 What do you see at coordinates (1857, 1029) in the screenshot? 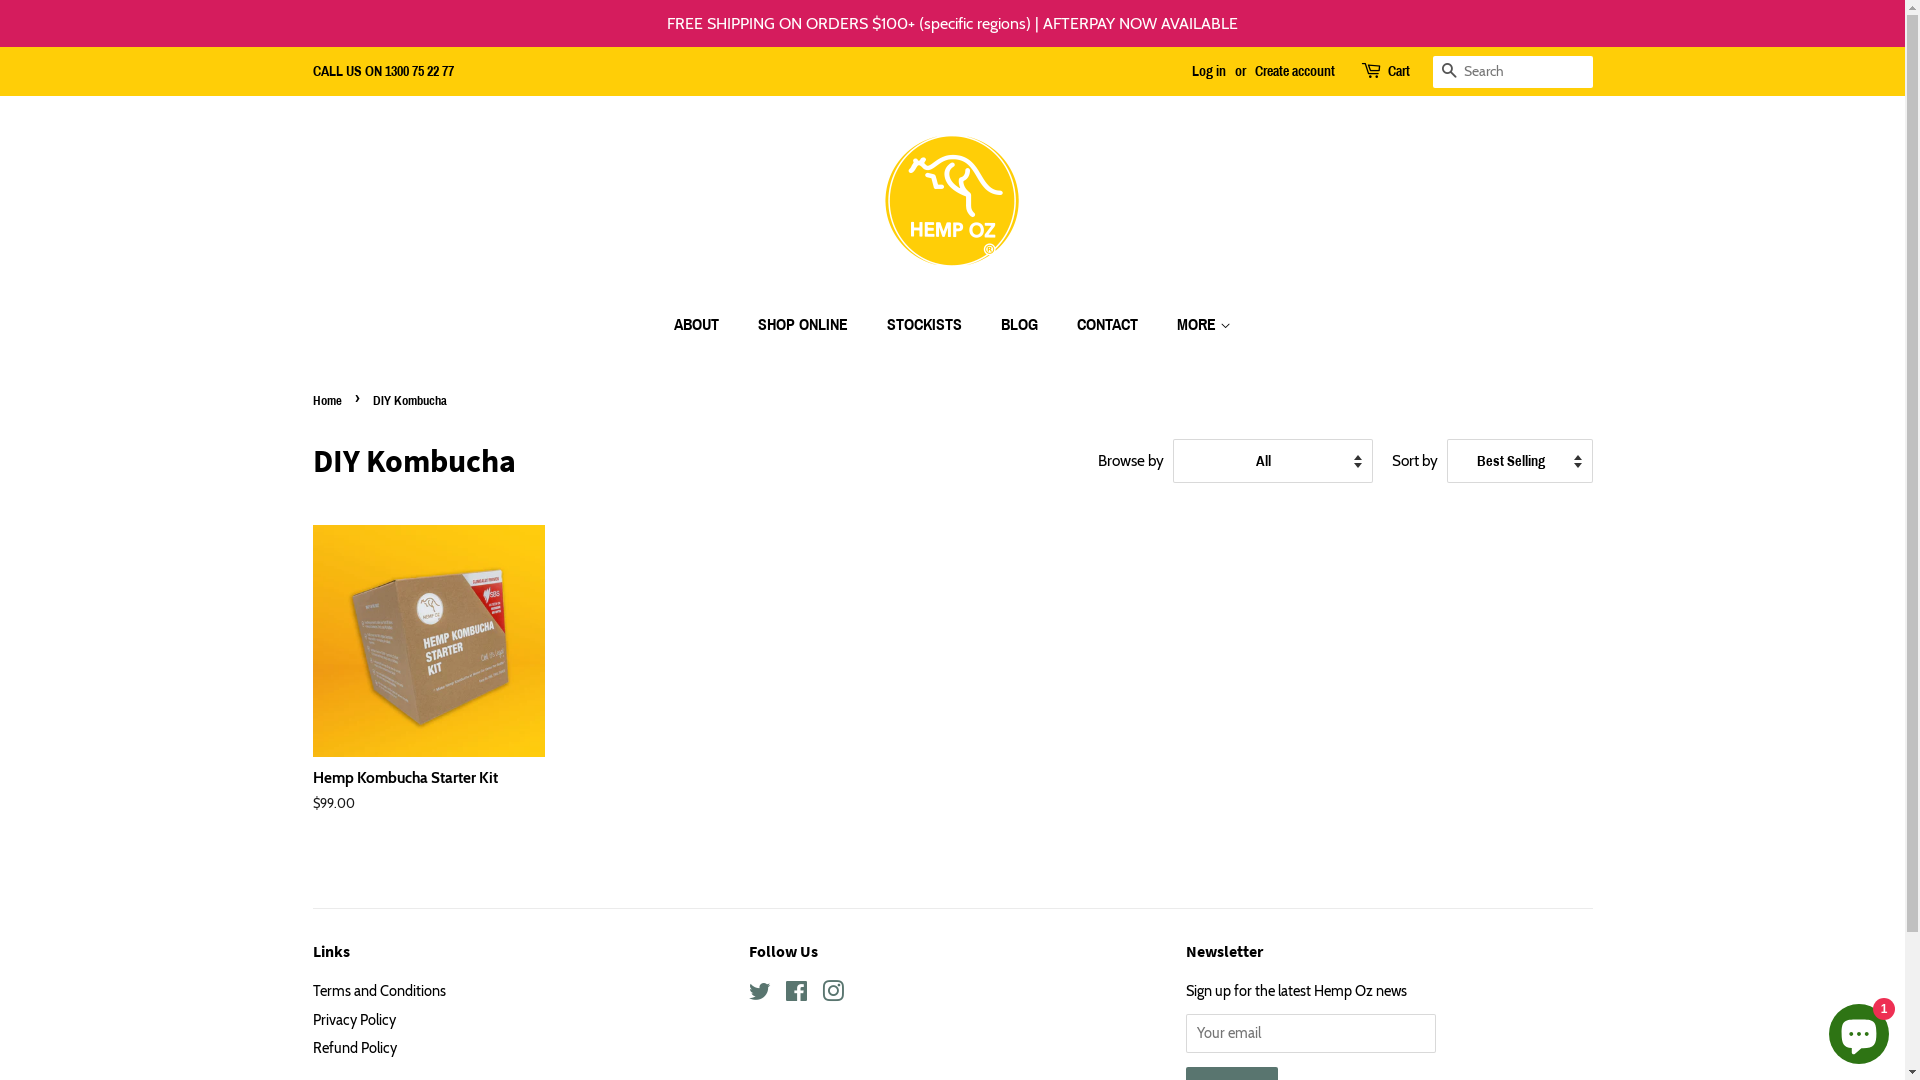
I see `'Shopify online store chat'` at bounding box center [1857, 1029].